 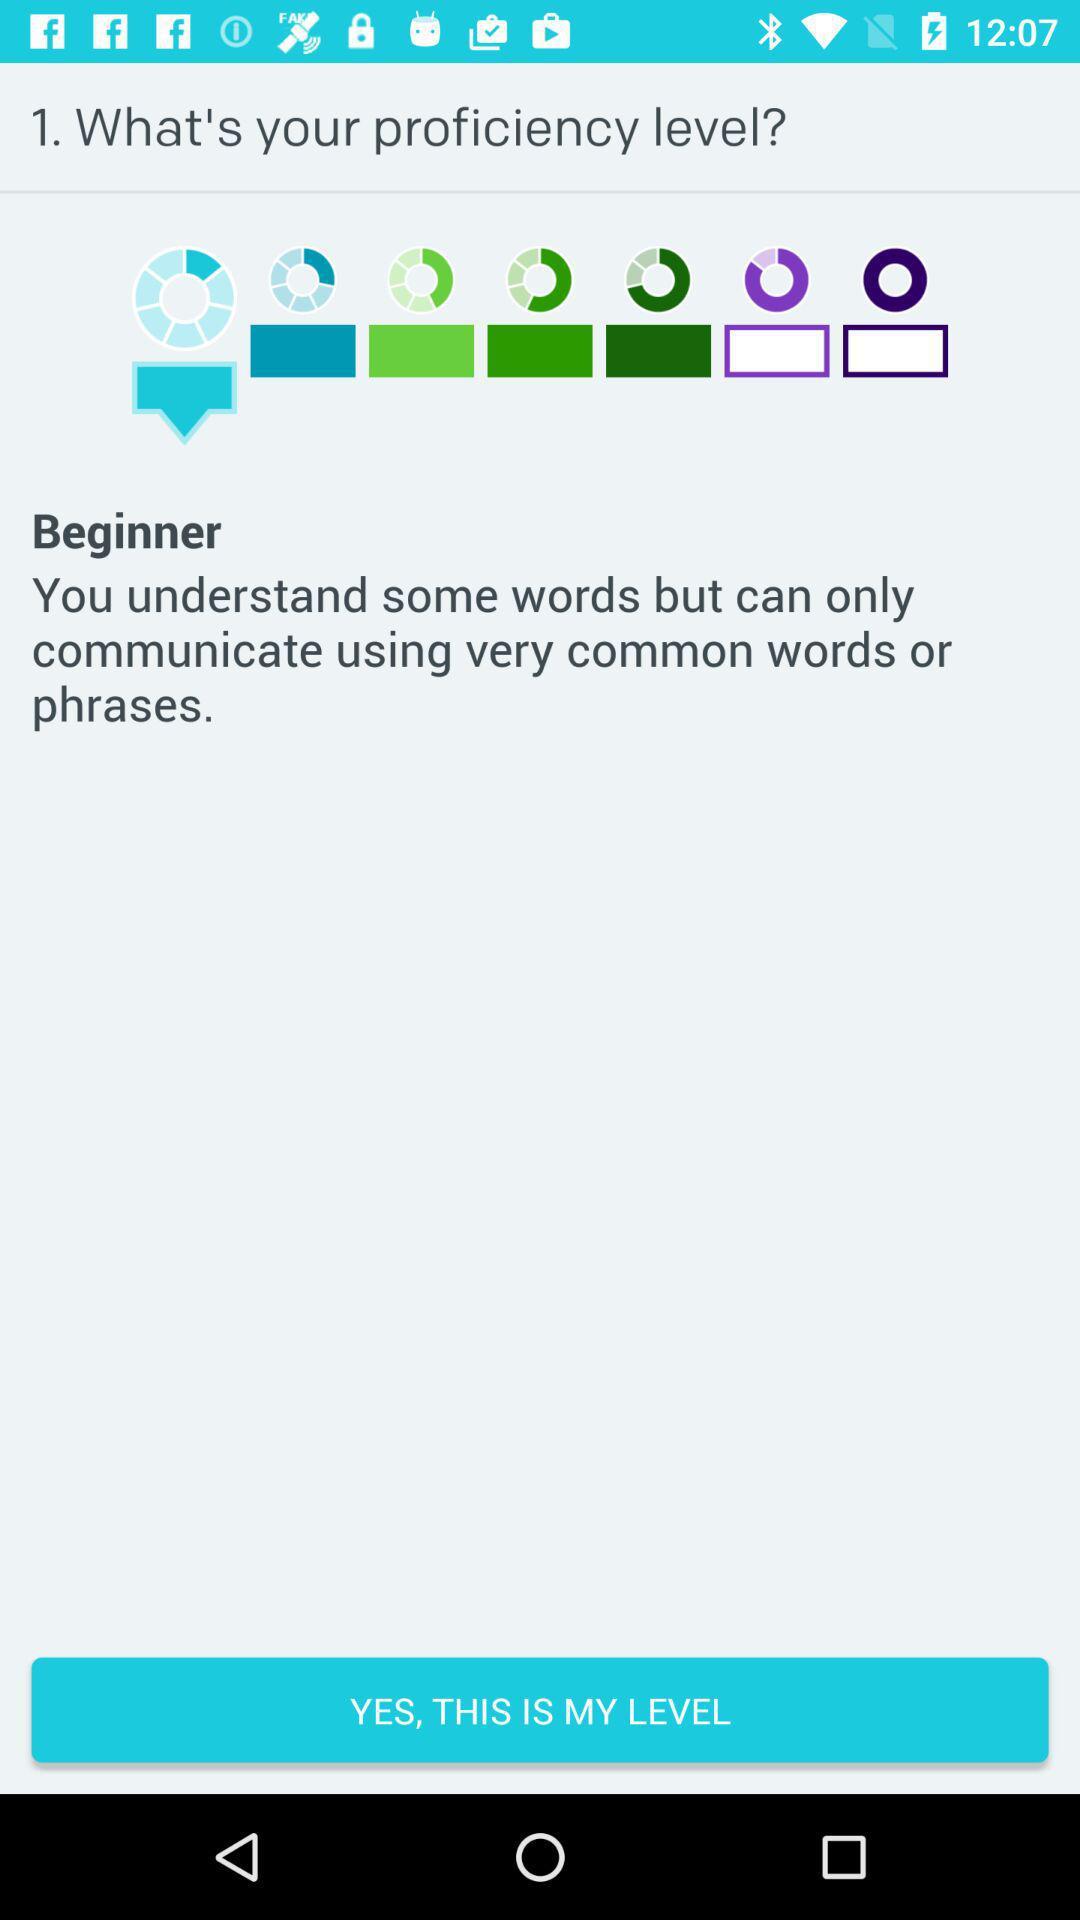 I want to click on the yes this is, so click(x=540, y=1708).